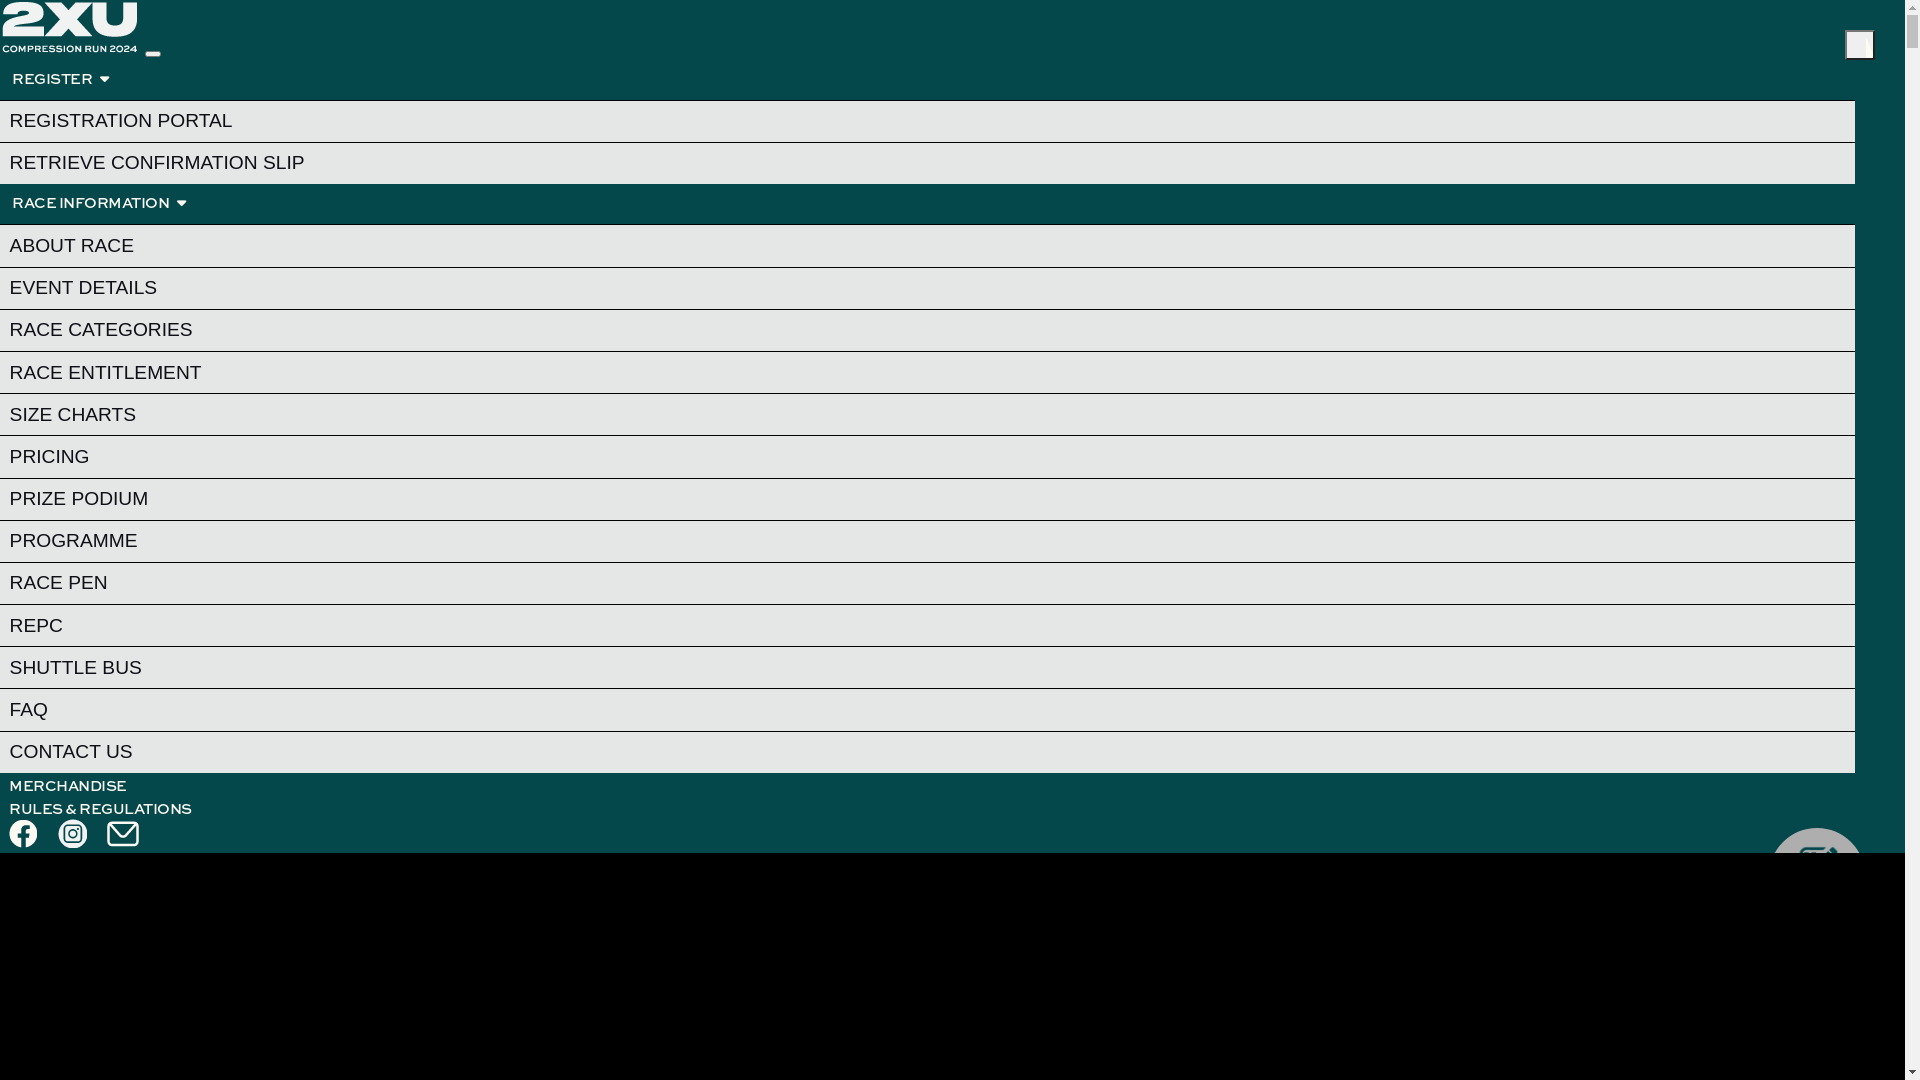  Describe the element at coordinates (926, 752) in the screenshot. I see `'CONTACT US'` at that location.